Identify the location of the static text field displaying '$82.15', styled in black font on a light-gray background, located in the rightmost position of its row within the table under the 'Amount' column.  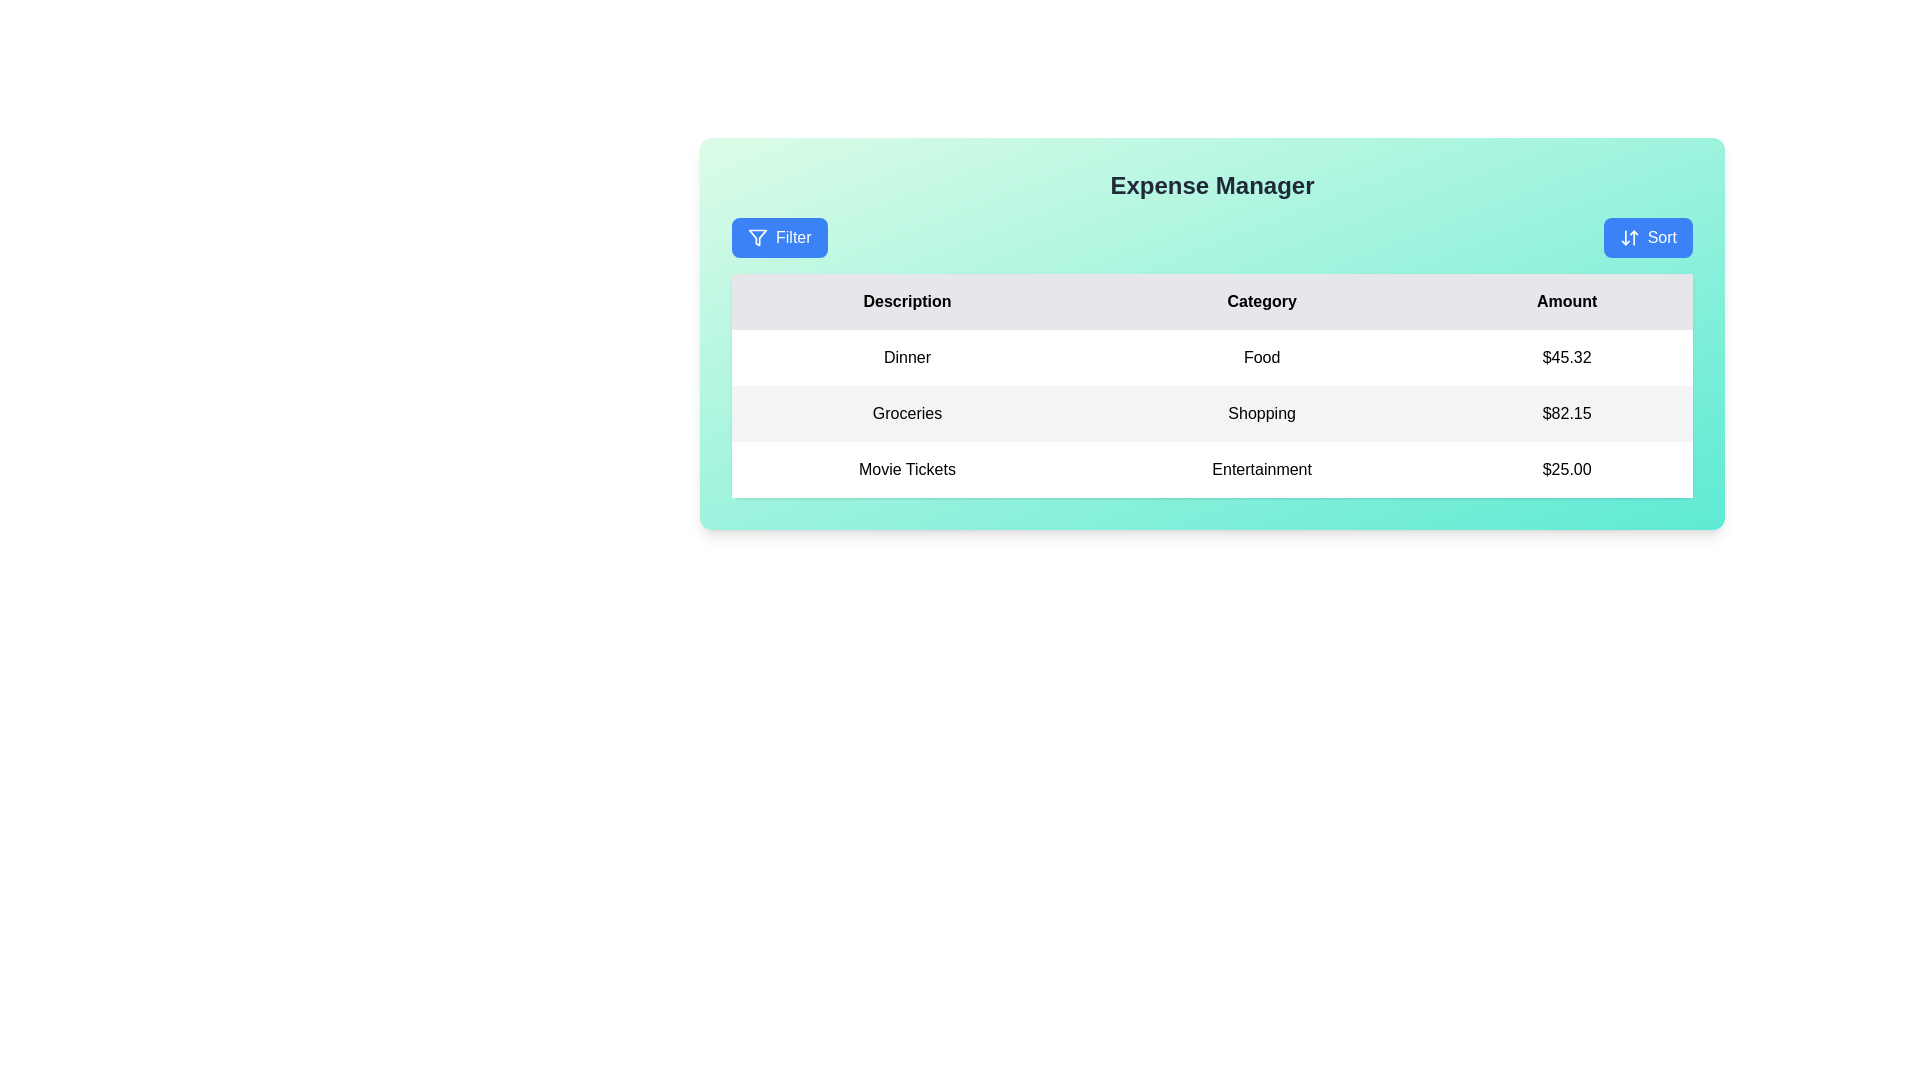
(1566, 412).